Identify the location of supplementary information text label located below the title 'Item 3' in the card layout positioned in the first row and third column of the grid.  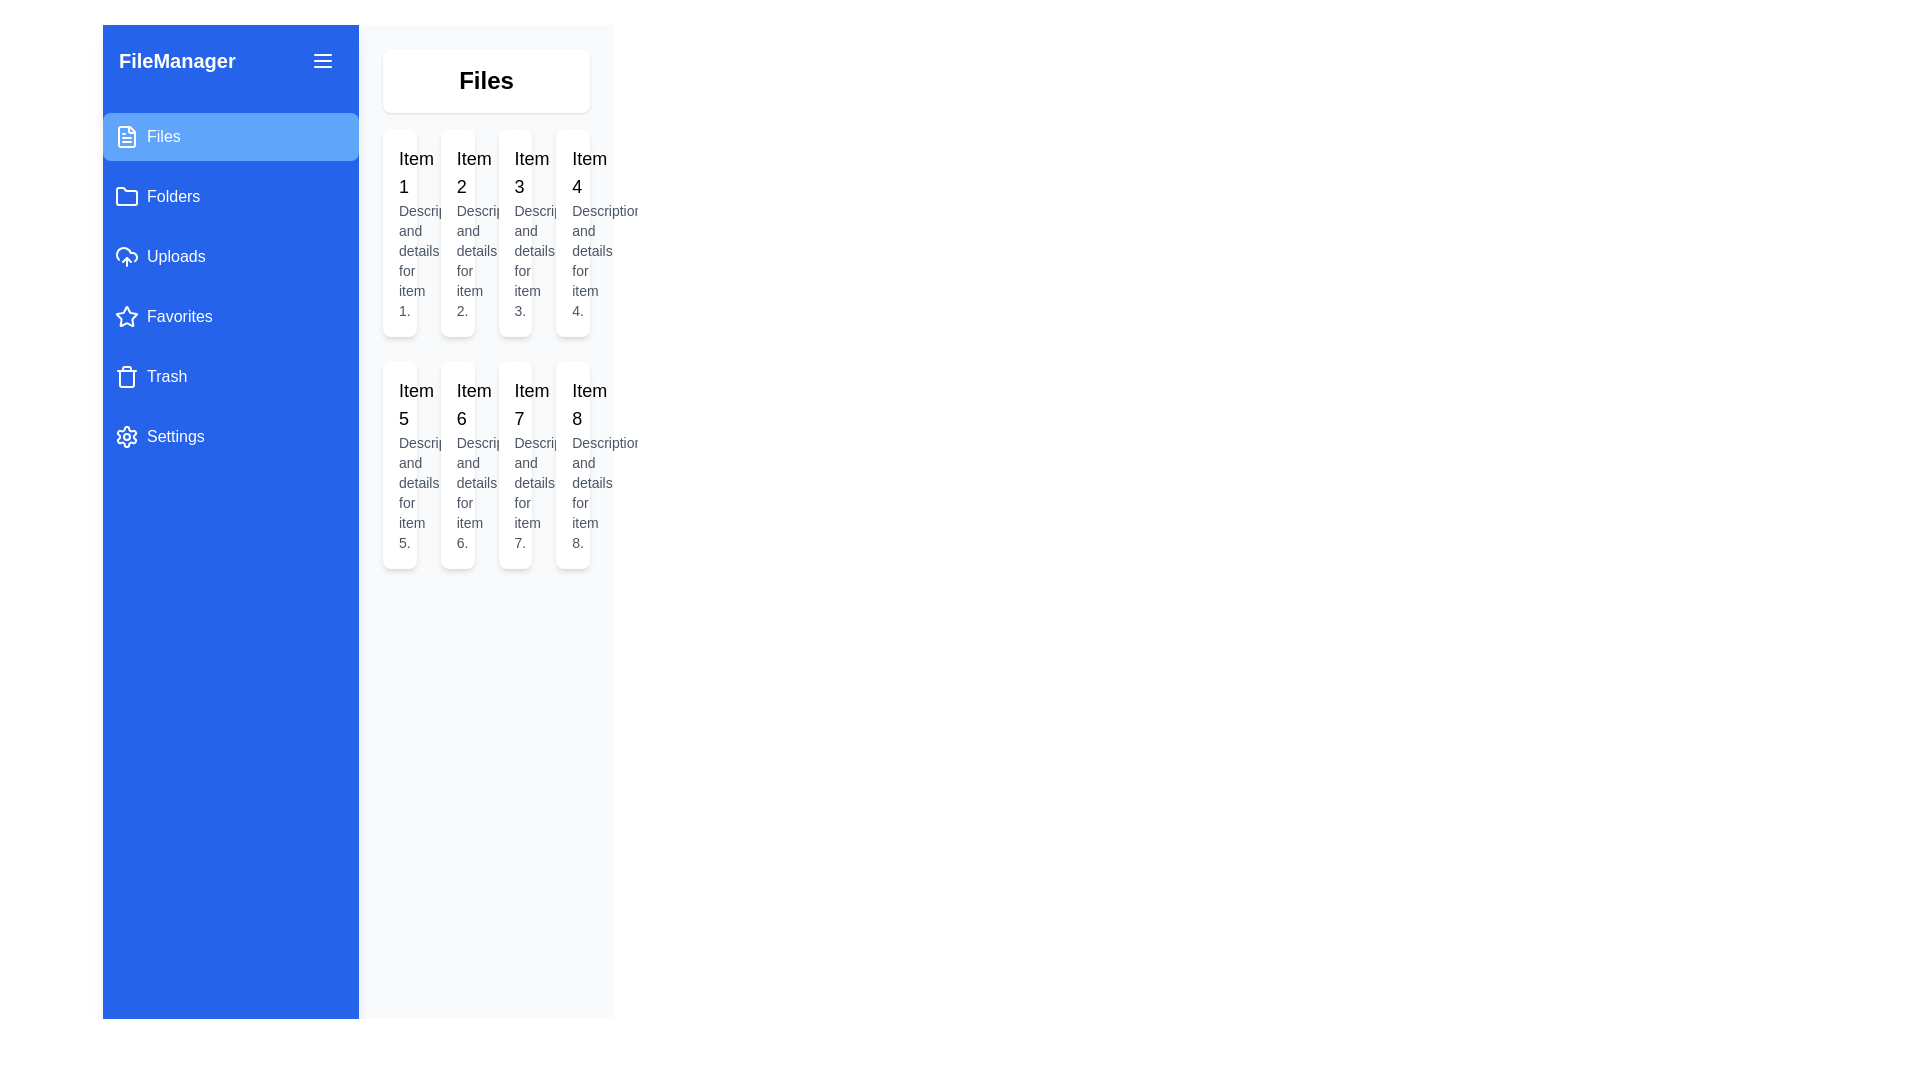
(515, 260).